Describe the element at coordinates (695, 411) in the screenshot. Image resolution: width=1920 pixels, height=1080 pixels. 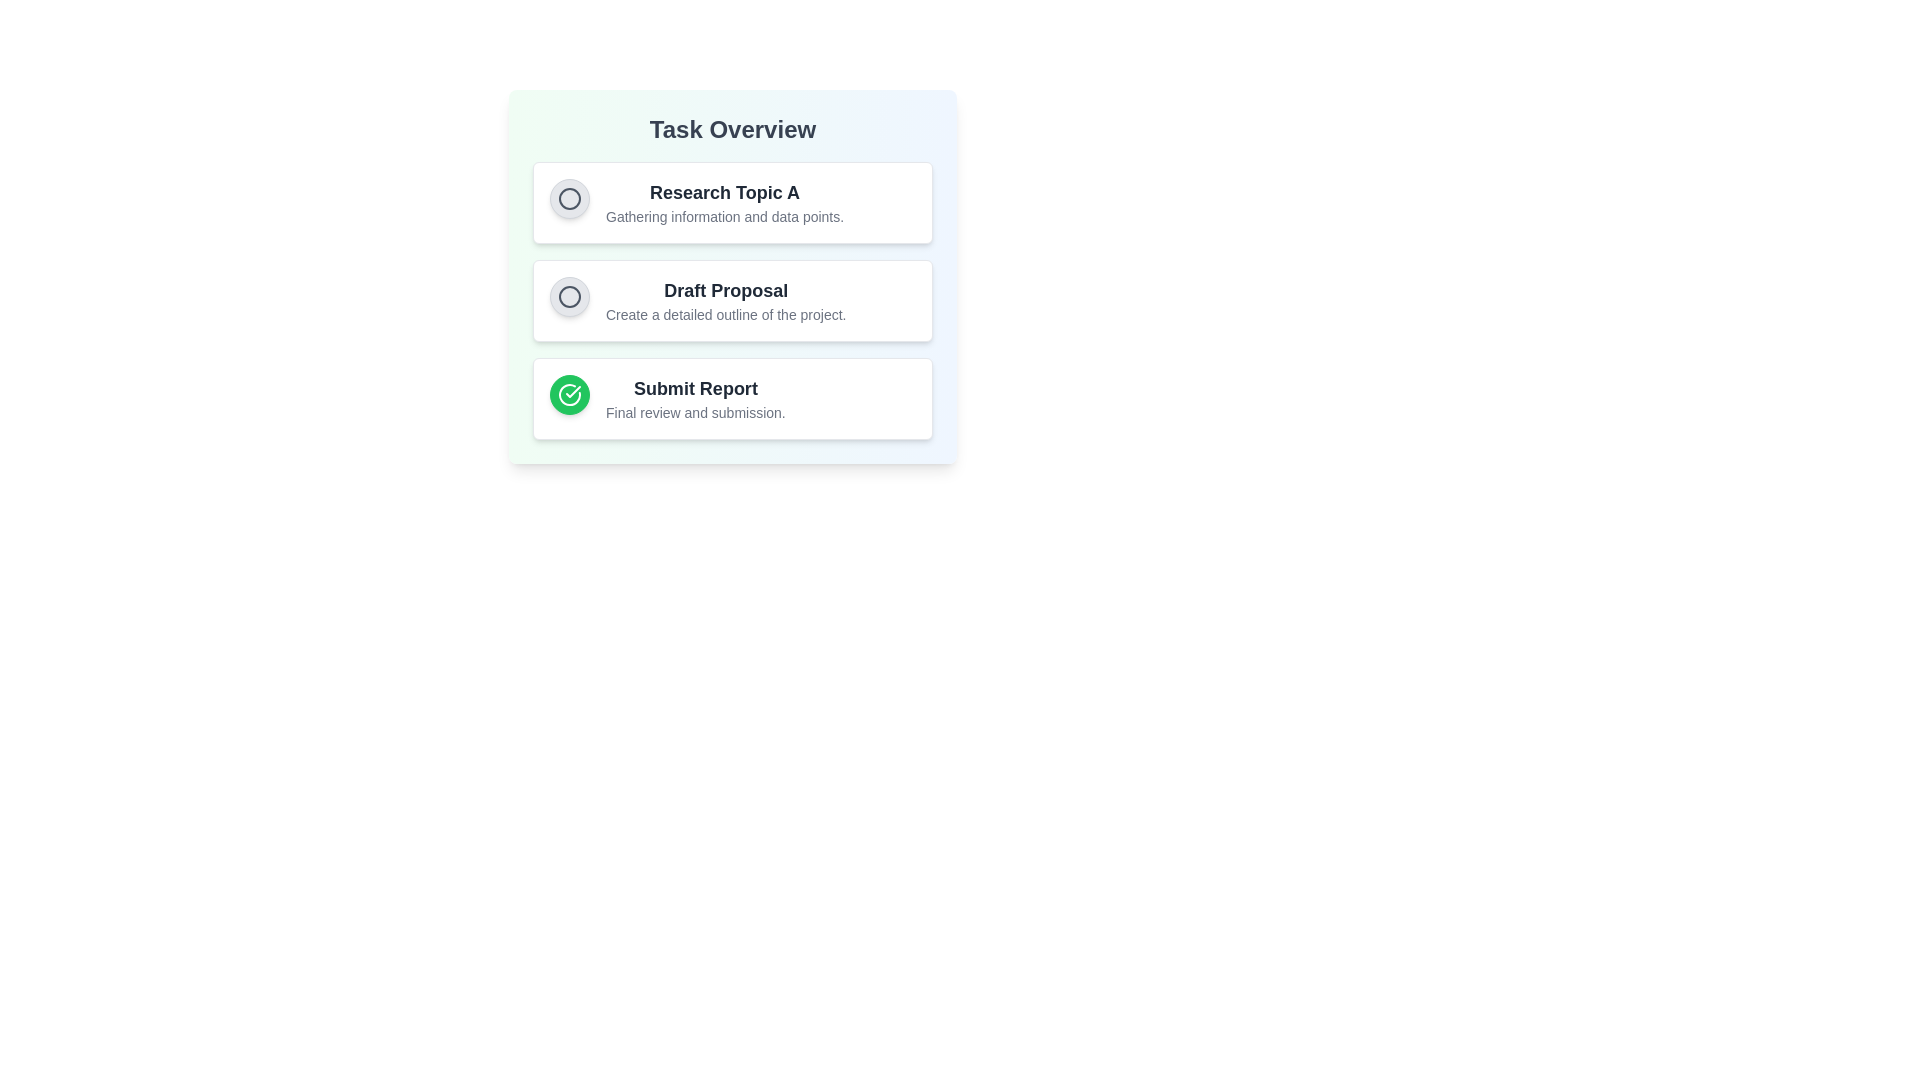
I see `the explanatory text located below the 'Submit Report' title within the 'Submit Report' section` at that location.